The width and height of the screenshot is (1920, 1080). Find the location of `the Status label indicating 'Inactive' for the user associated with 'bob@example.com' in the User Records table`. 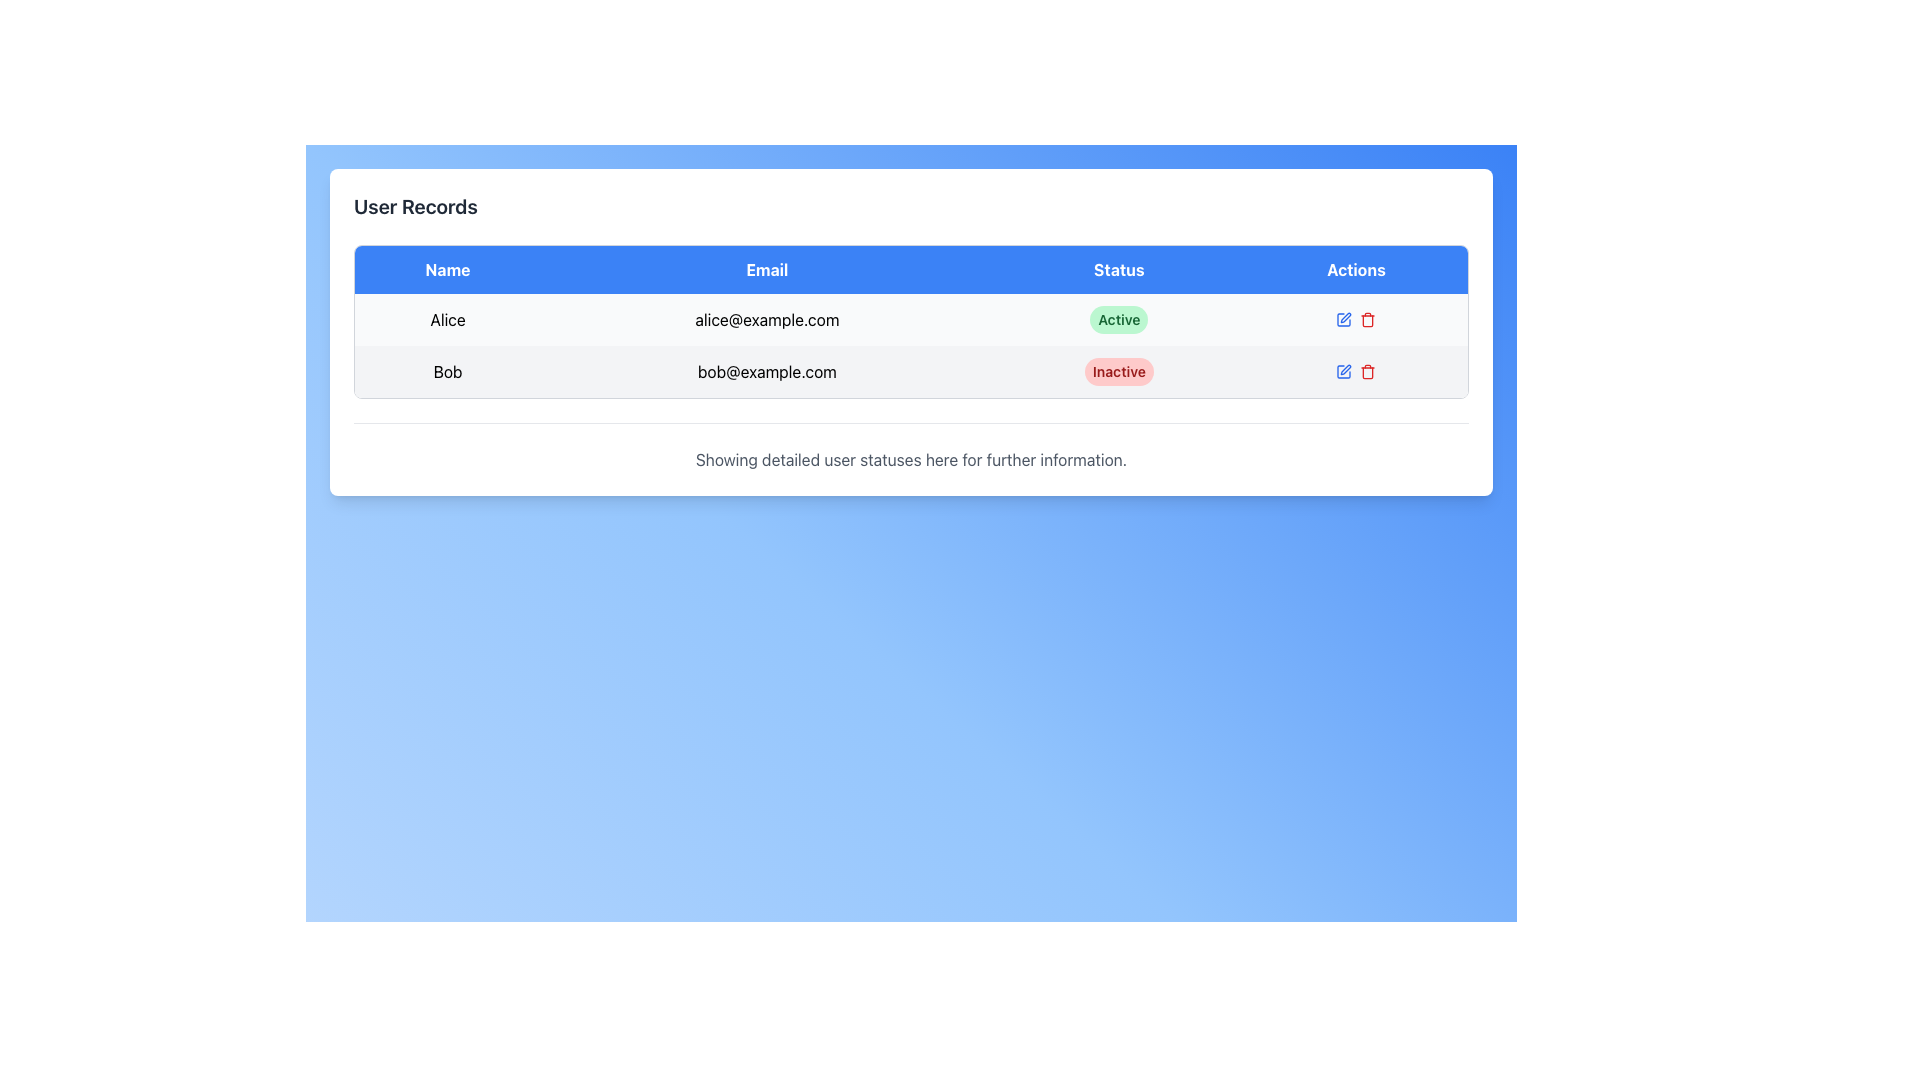

the Status label indicating 'Inactive' for the user associated with 'bob@example.com' in the User Records table is located at coordinates (1118, 371).